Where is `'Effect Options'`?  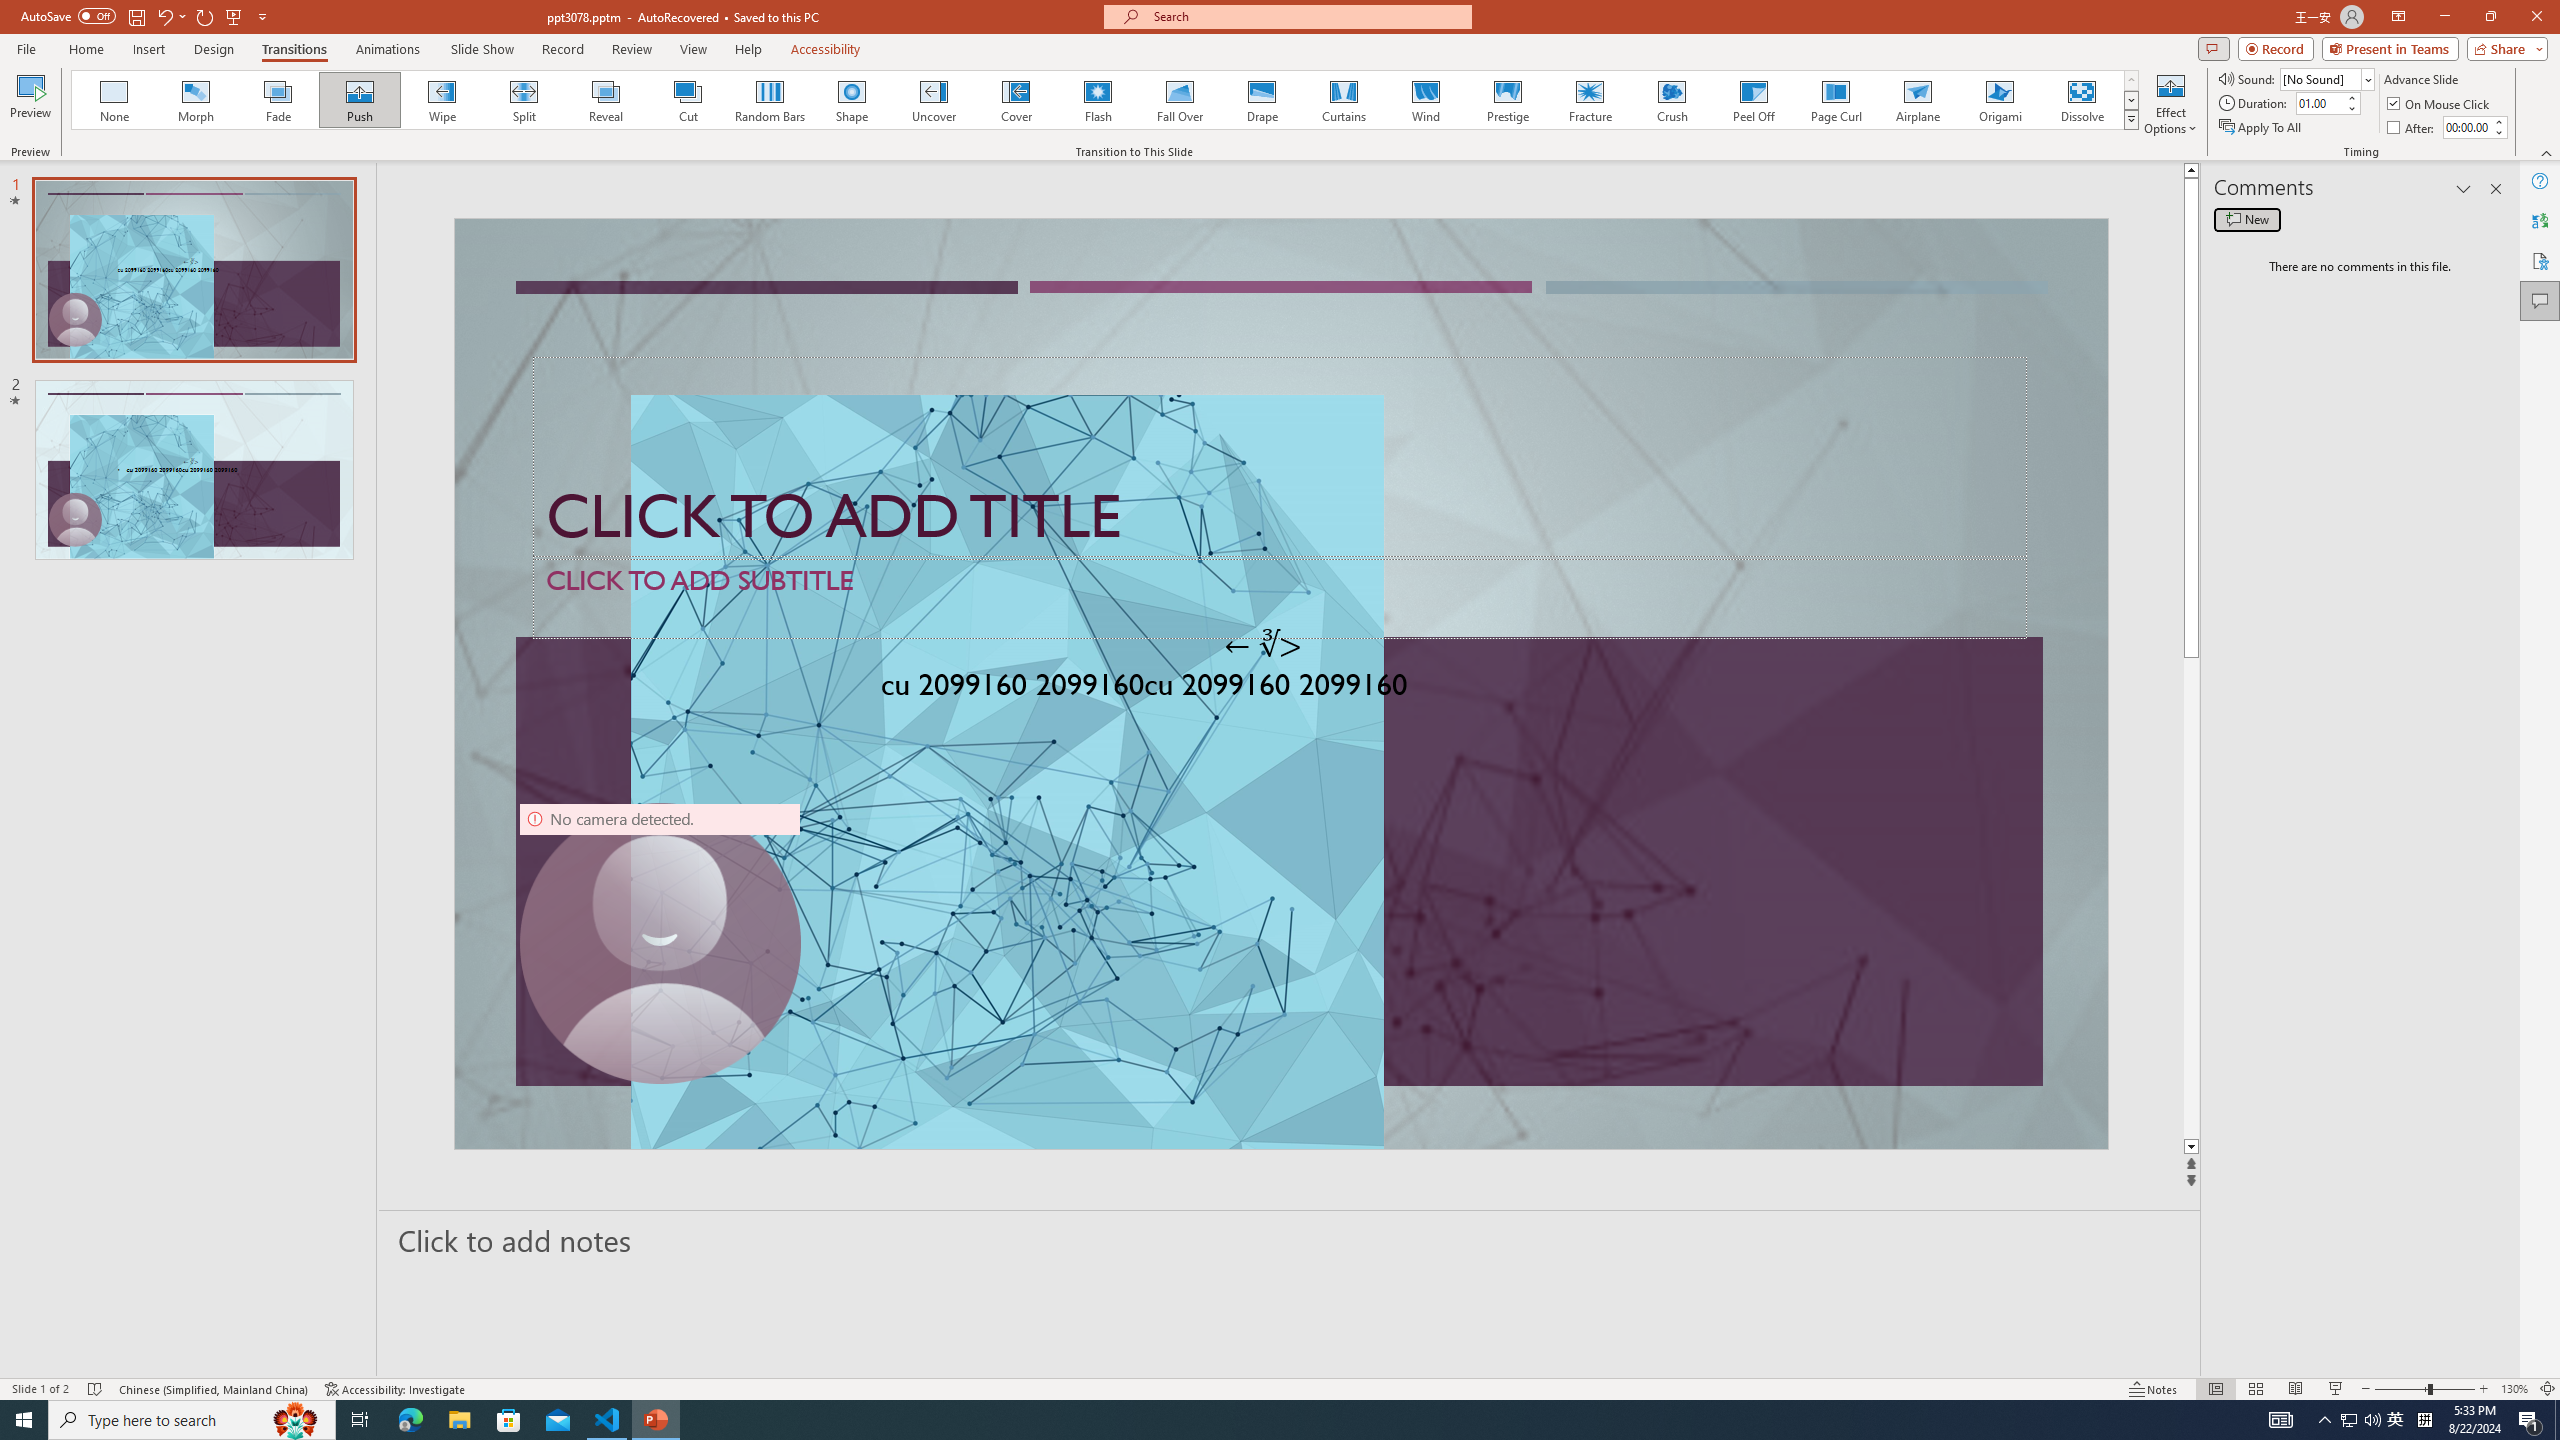
'Effect Options' is located at coordinates (2169, 103).